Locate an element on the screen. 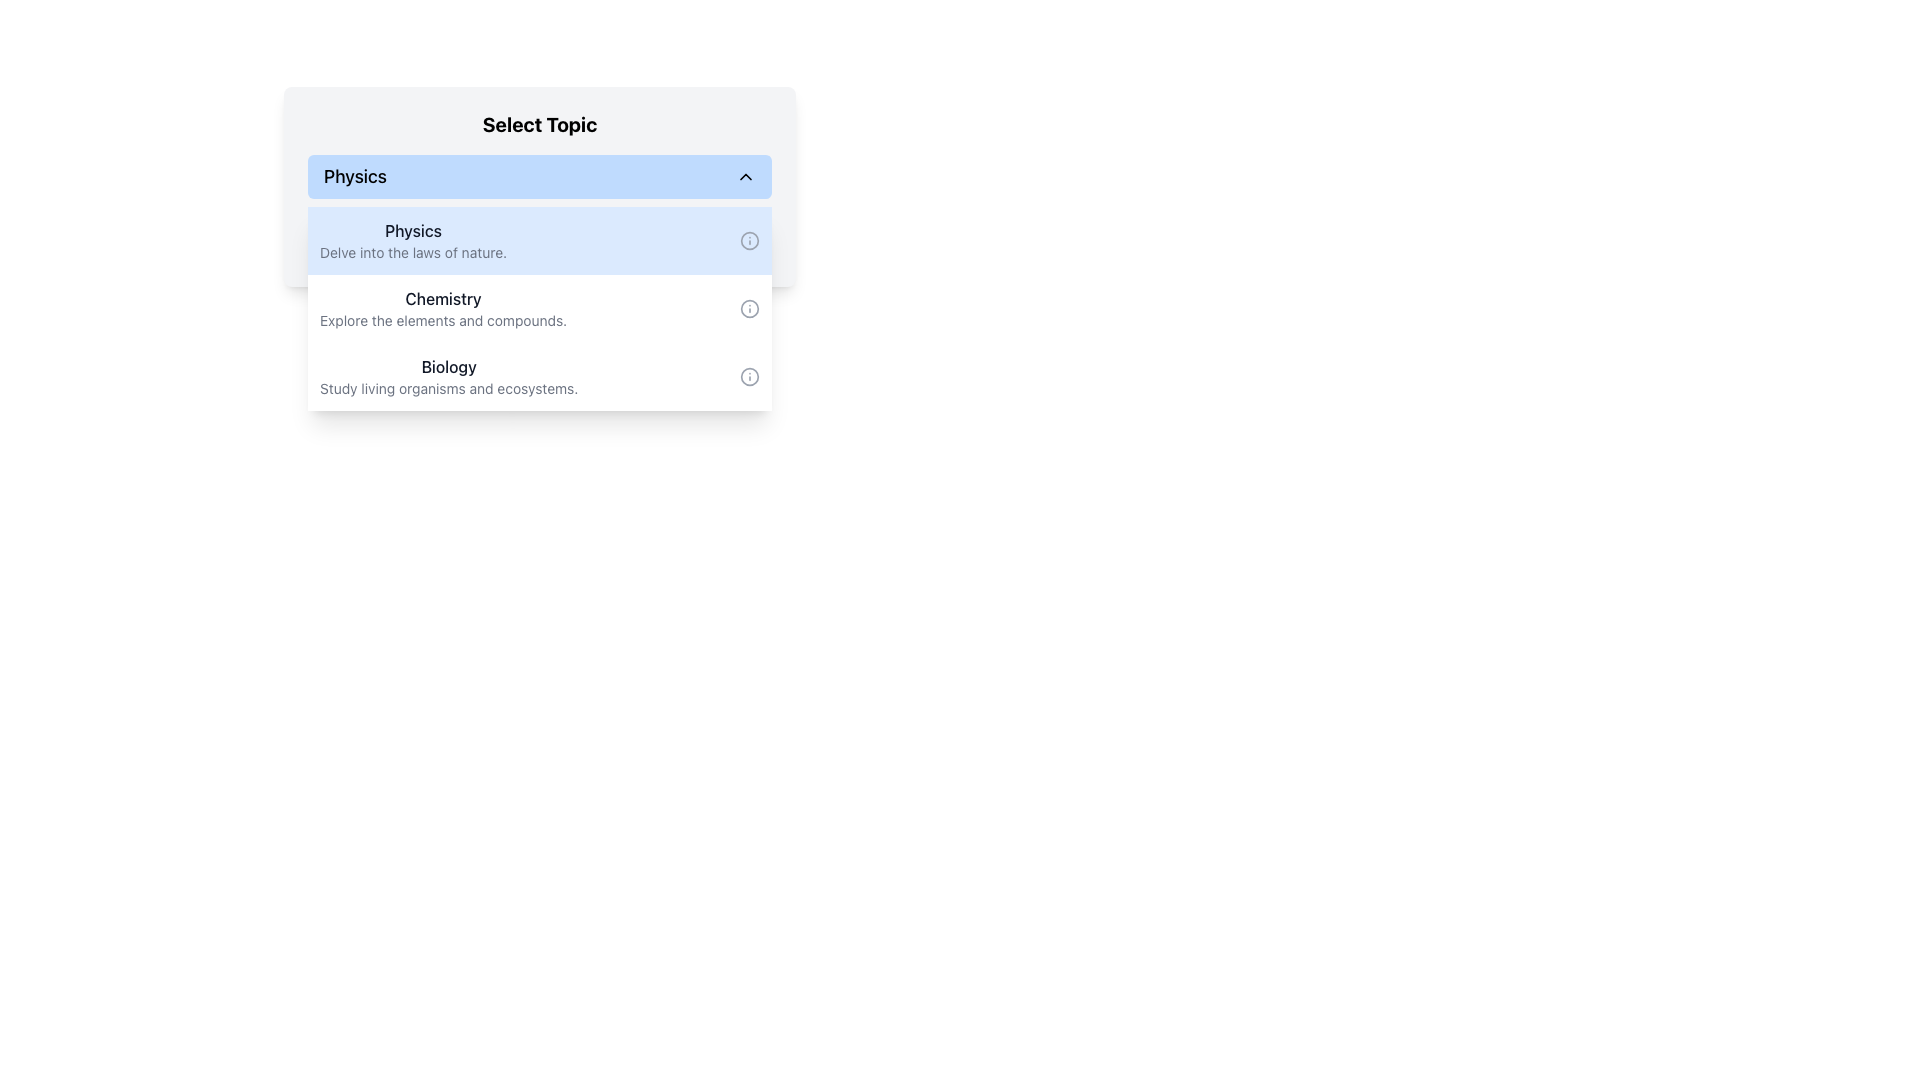  the 'Chemistry' selectable list item is located at coordinates (539, 308).